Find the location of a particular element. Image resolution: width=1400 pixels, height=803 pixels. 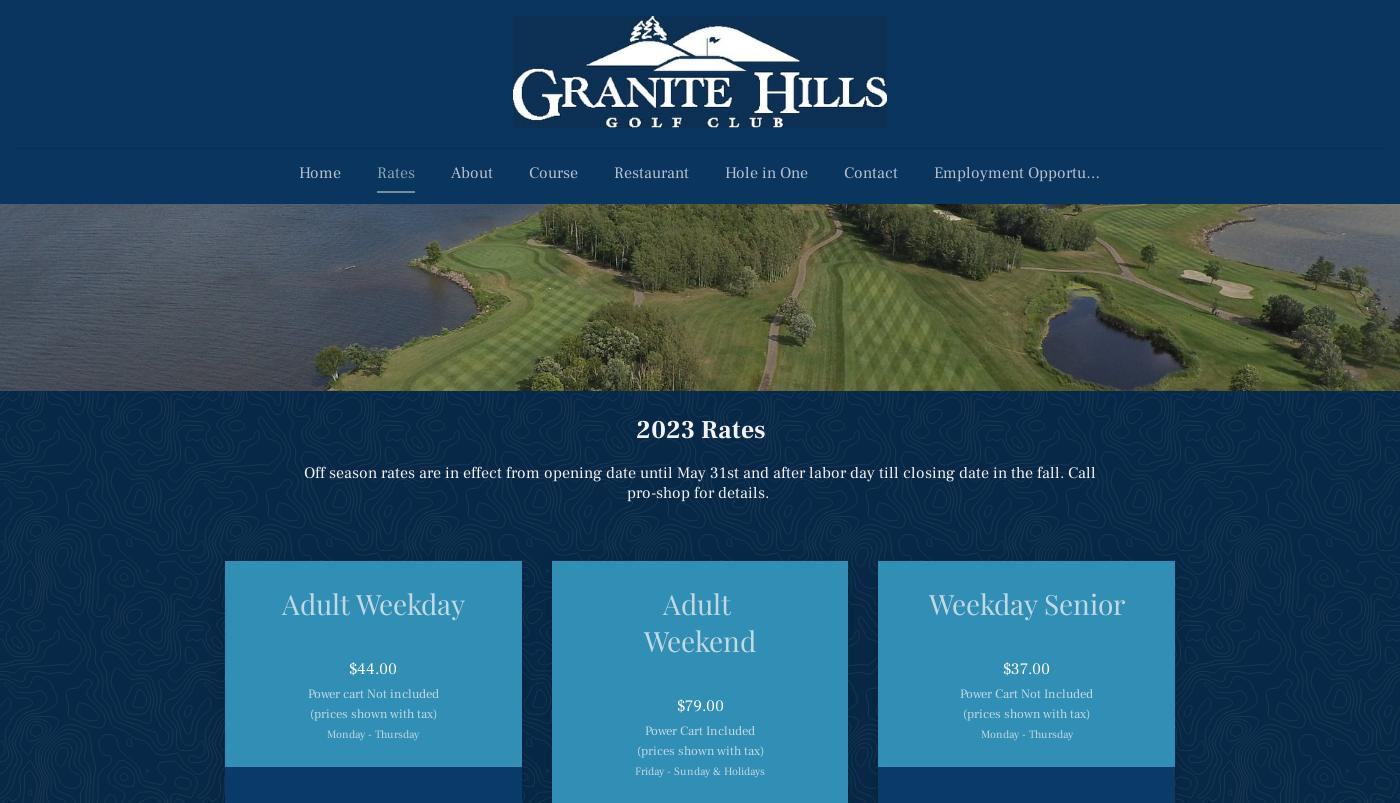

'Power Cart Not Included' is located at coordinates (1026, 693).